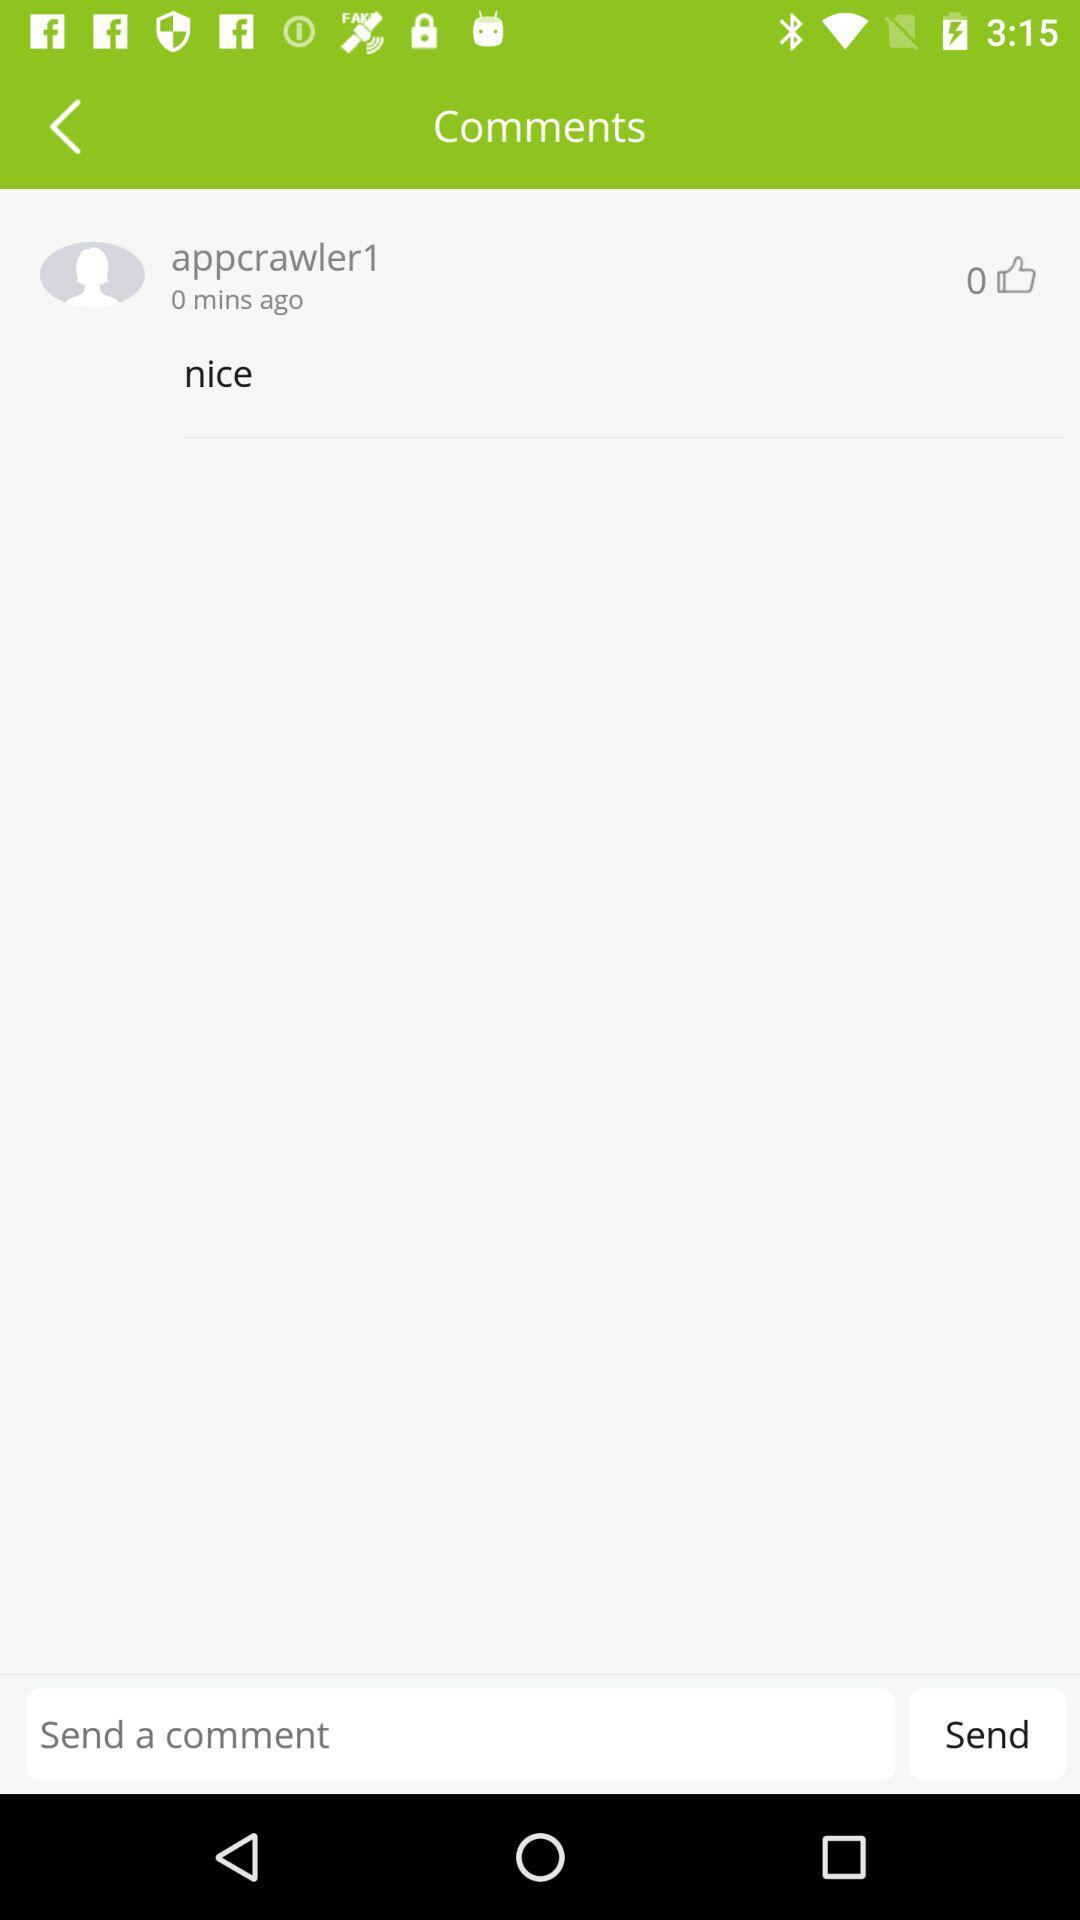 This screenshot has width=1080, height=1920. I want to click on the item to the left of the appcrawler1, so click(84, 273).